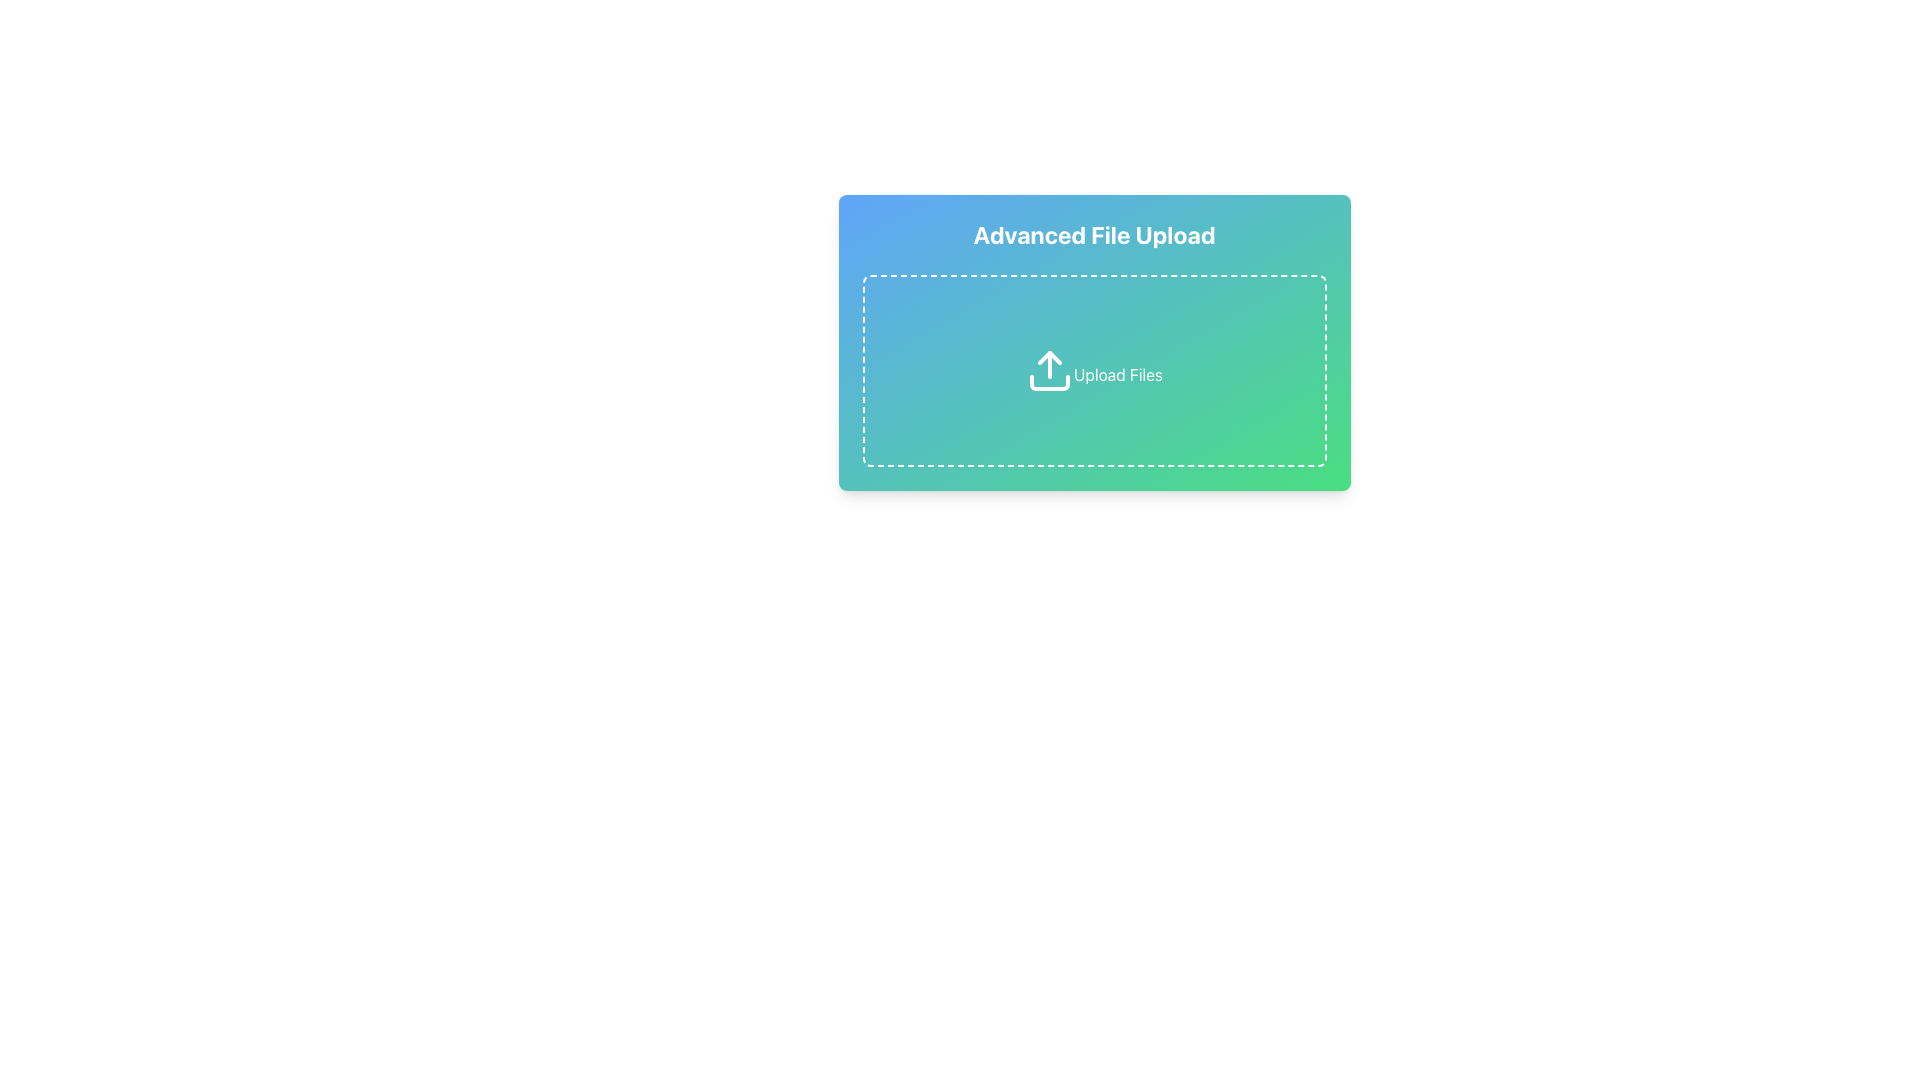 The width and height of the screenshot is (1920, 1080). What do you see at coordinates (1048, 370) in the screenshot?
I see `the white outlined upward arrow icon above a tray within the dashed border box of the 'Advanced File Upload' card to initiate file upload` at bounding box center [1048, 370].